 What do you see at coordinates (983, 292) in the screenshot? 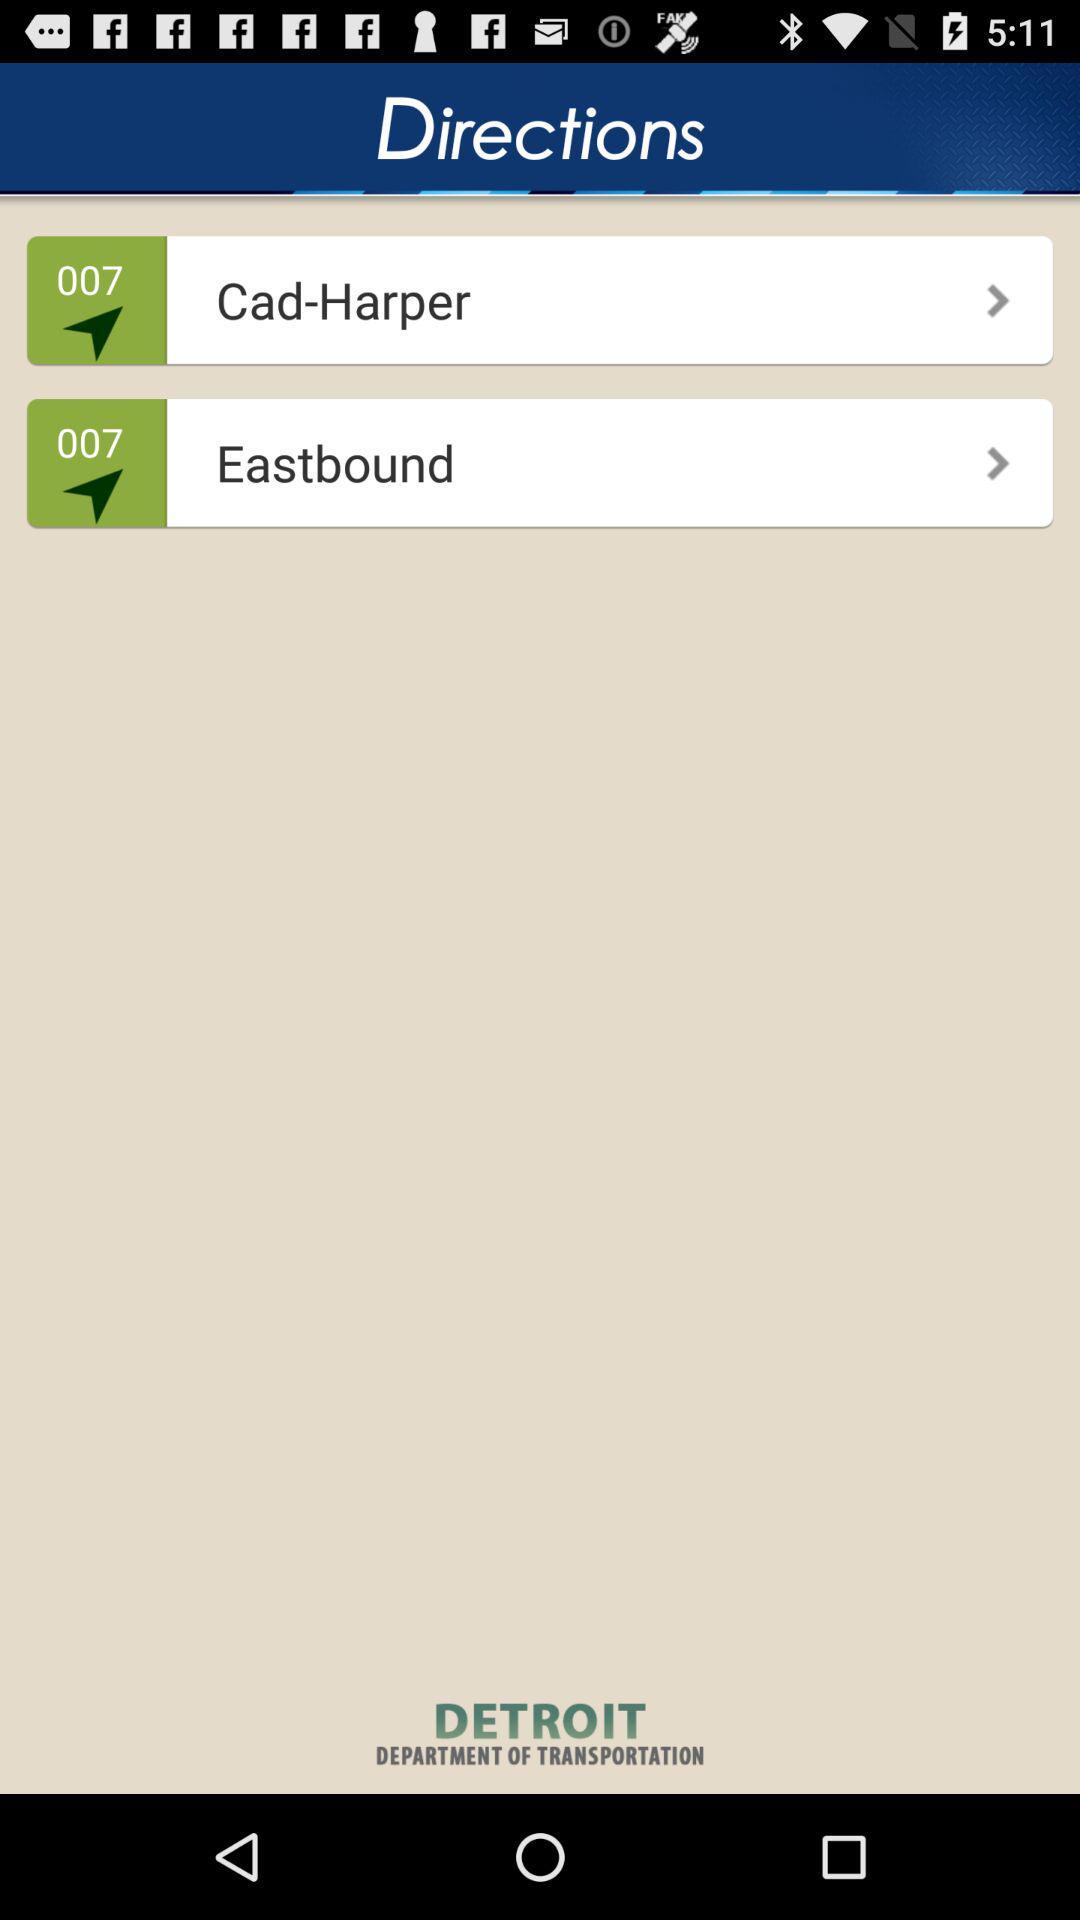
I see `app next to the cad-harper item` at bounding box center [983, 292].